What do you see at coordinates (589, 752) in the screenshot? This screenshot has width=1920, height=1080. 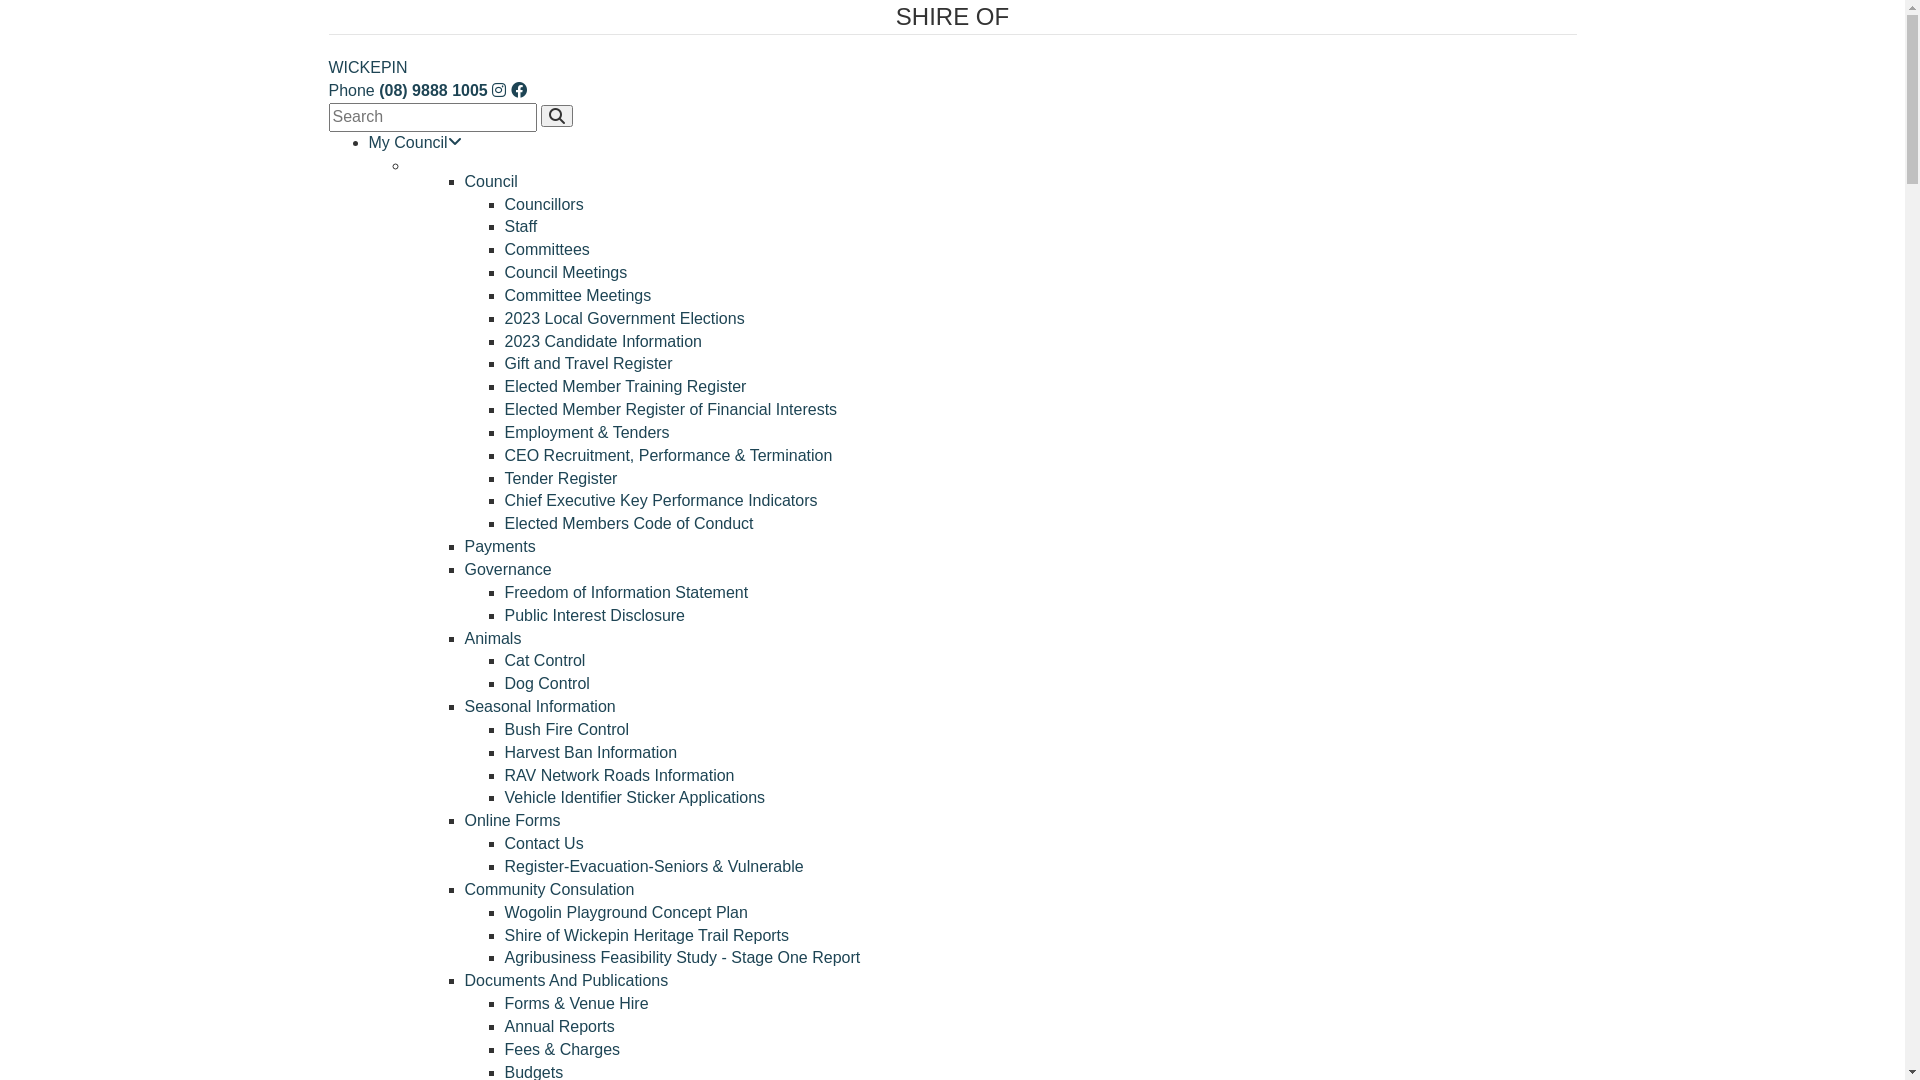 I see `'Harvest Ban Information'` at bounding box center [589, 752].